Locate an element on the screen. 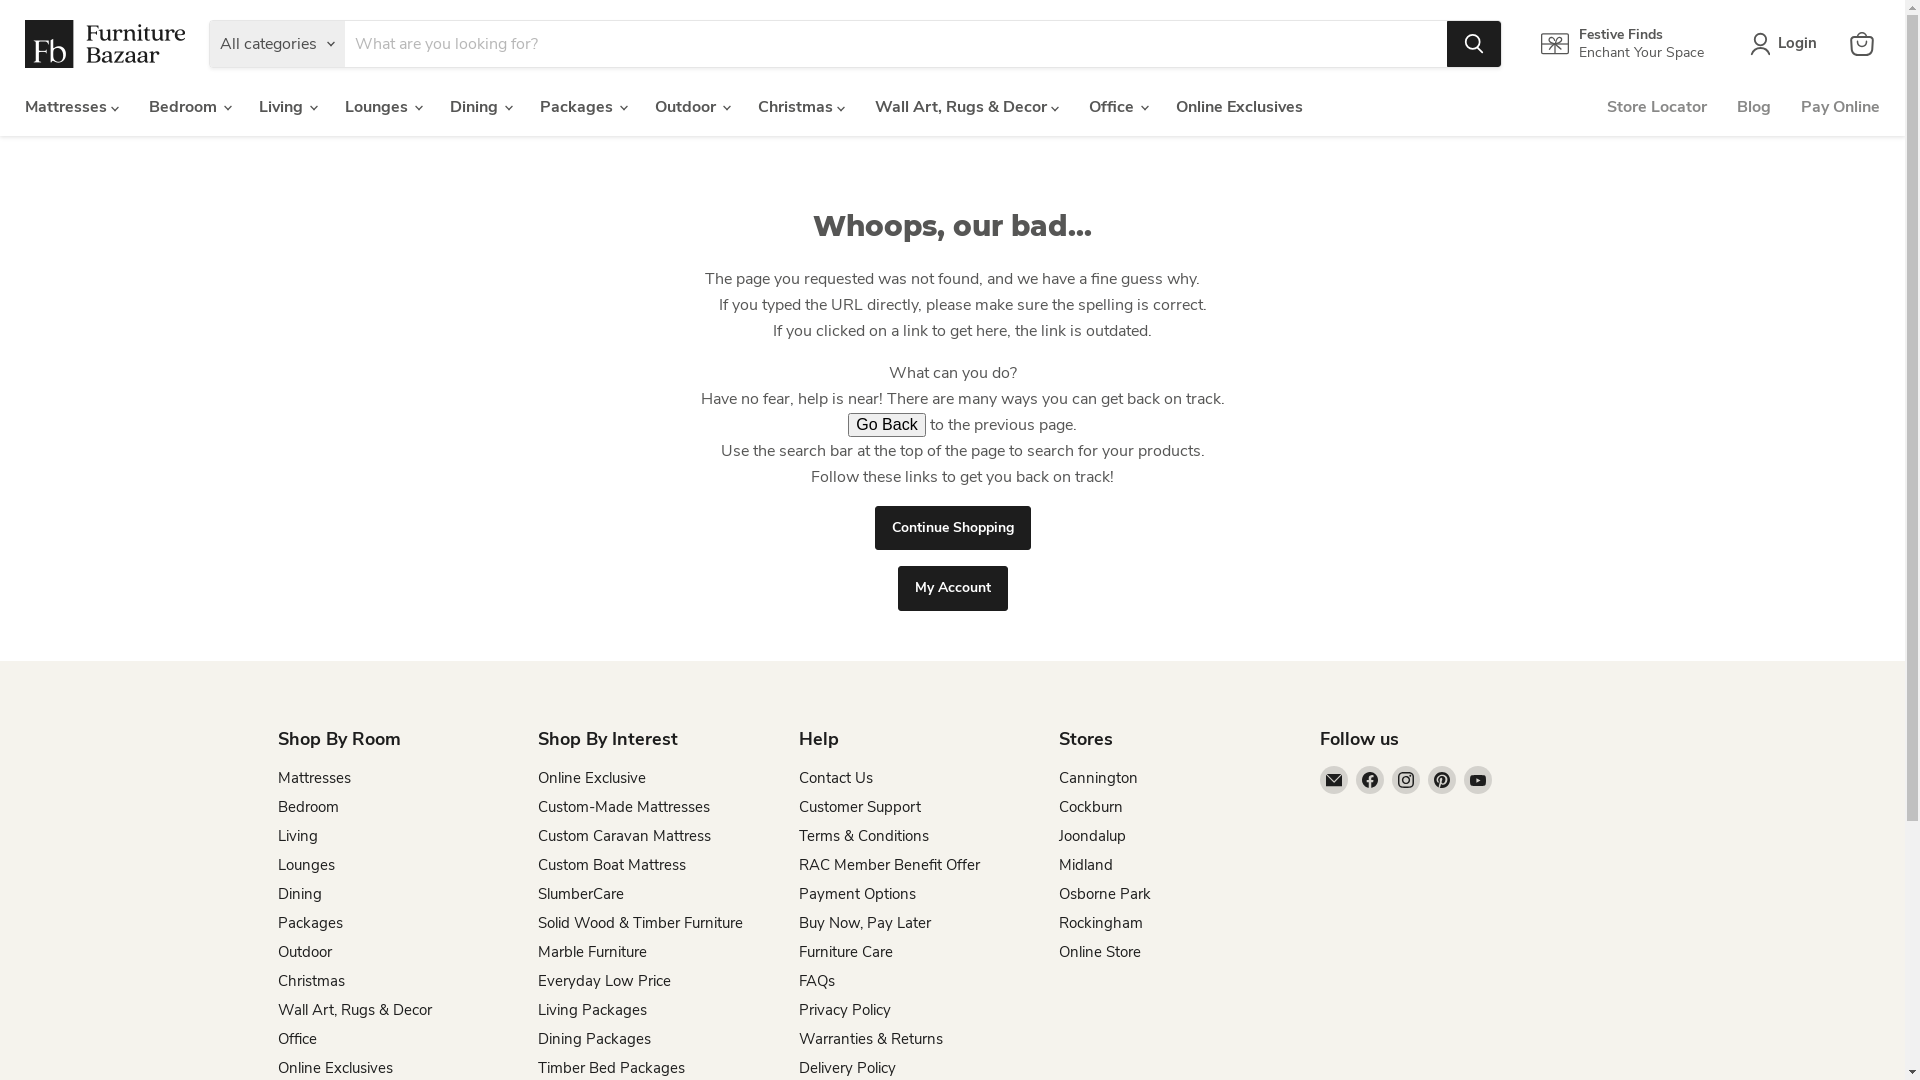  'Dining' is located at coordinates (298, 893).